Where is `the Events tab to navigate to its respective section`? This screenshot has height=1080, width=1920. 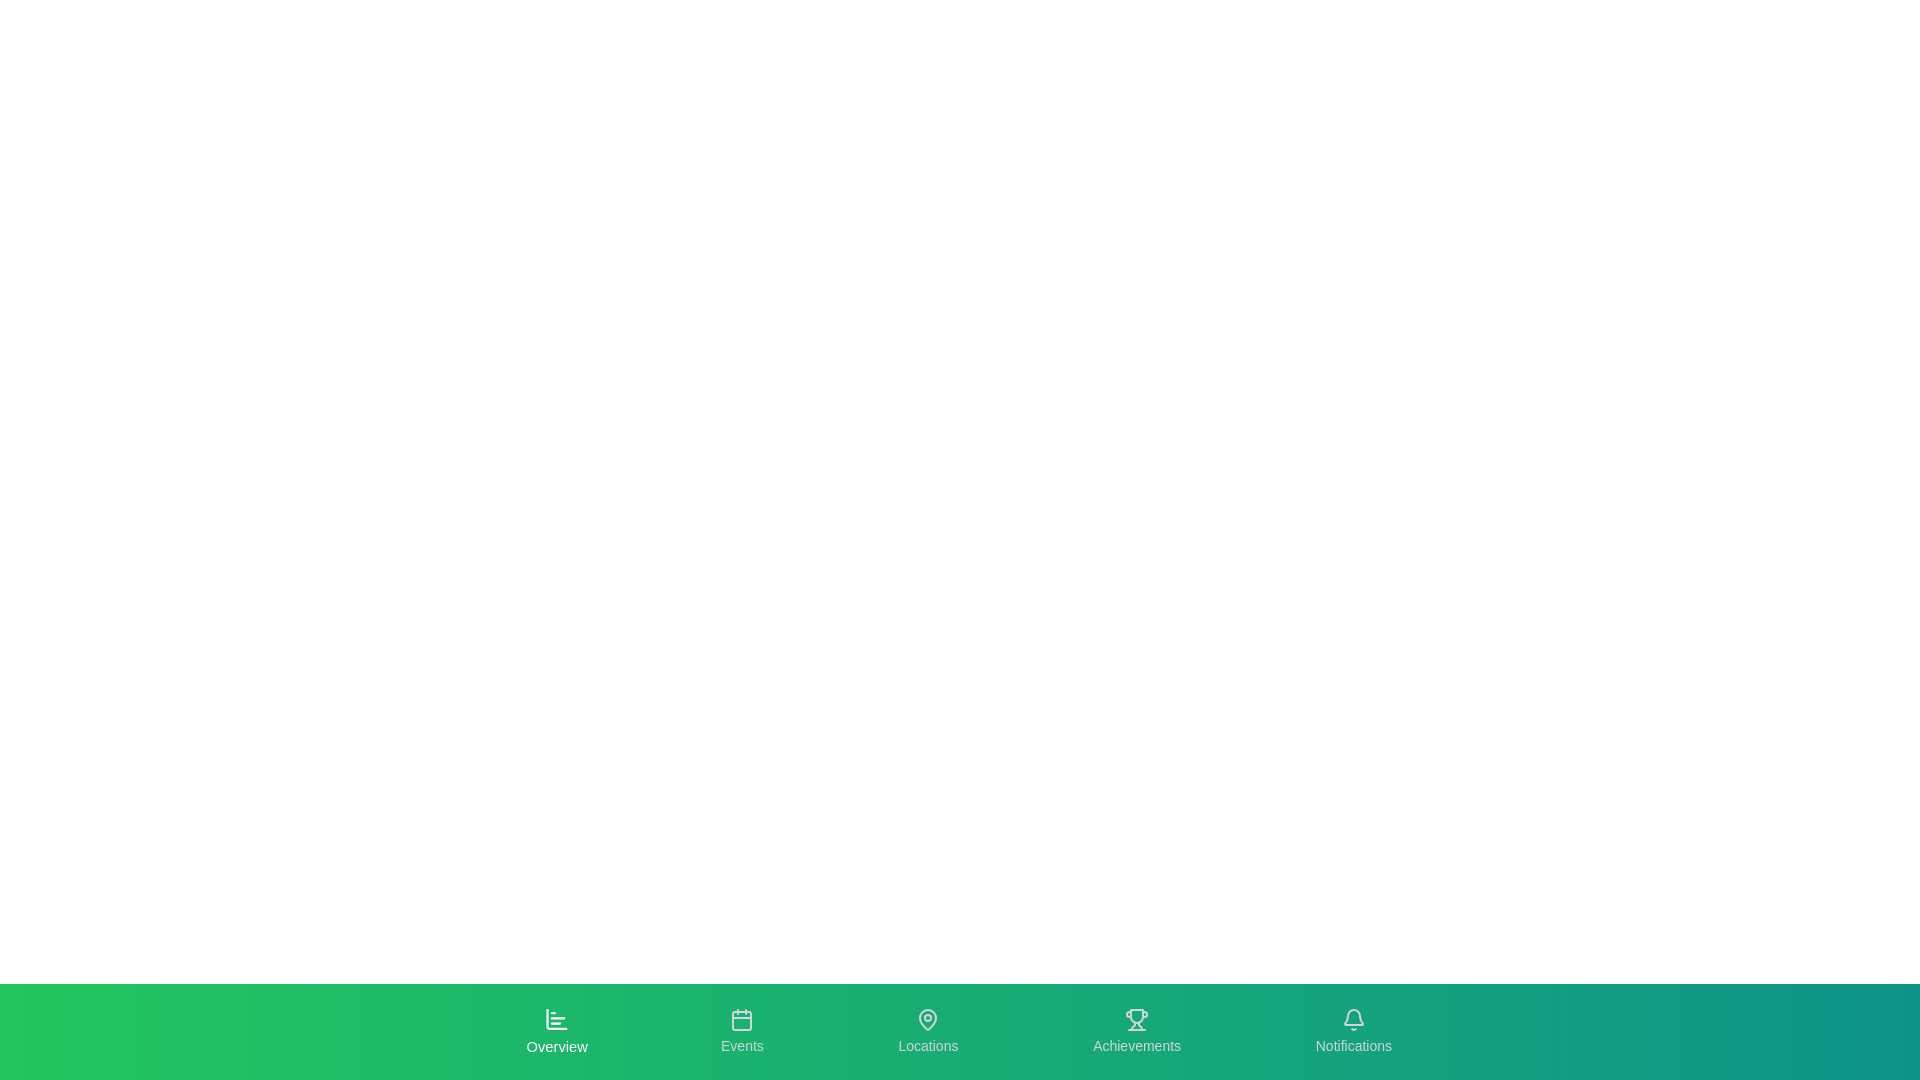
the Events tab to navigate to its respective section is located at coordinates (741, 1032).